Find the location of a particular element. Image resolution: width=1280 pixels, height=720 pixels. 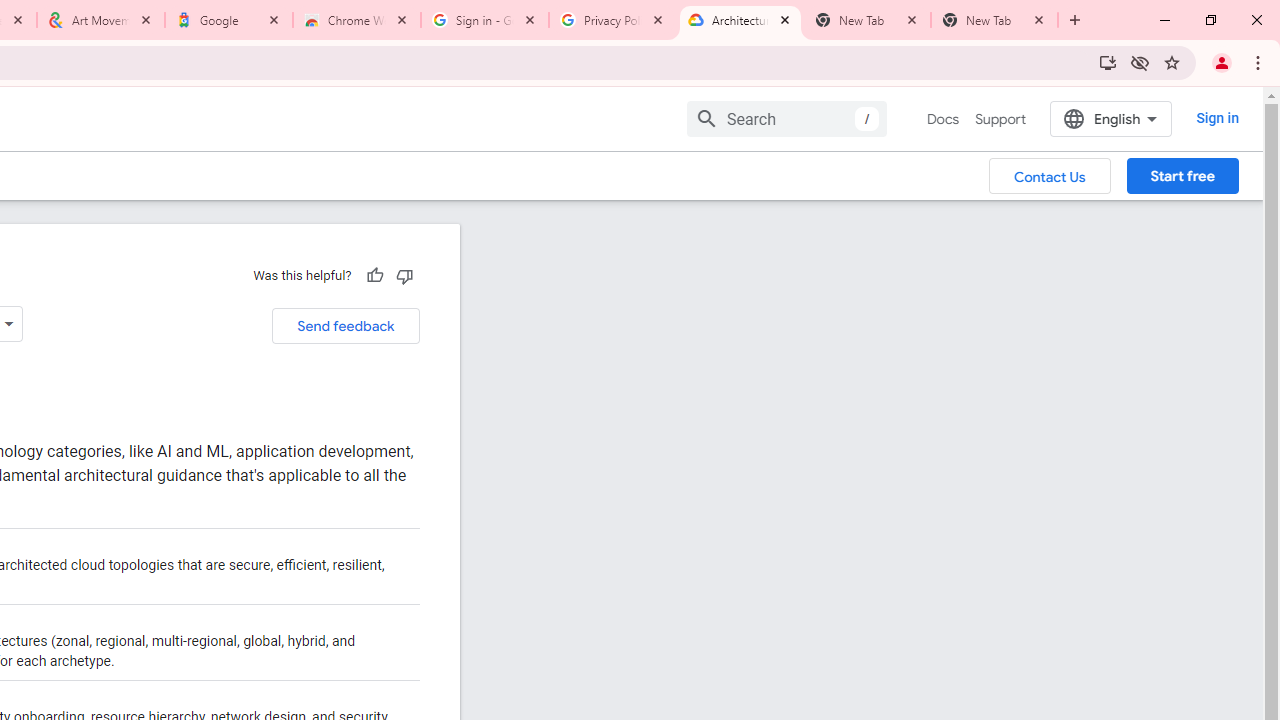

'Helpful' is located at coordinates (374, 275).